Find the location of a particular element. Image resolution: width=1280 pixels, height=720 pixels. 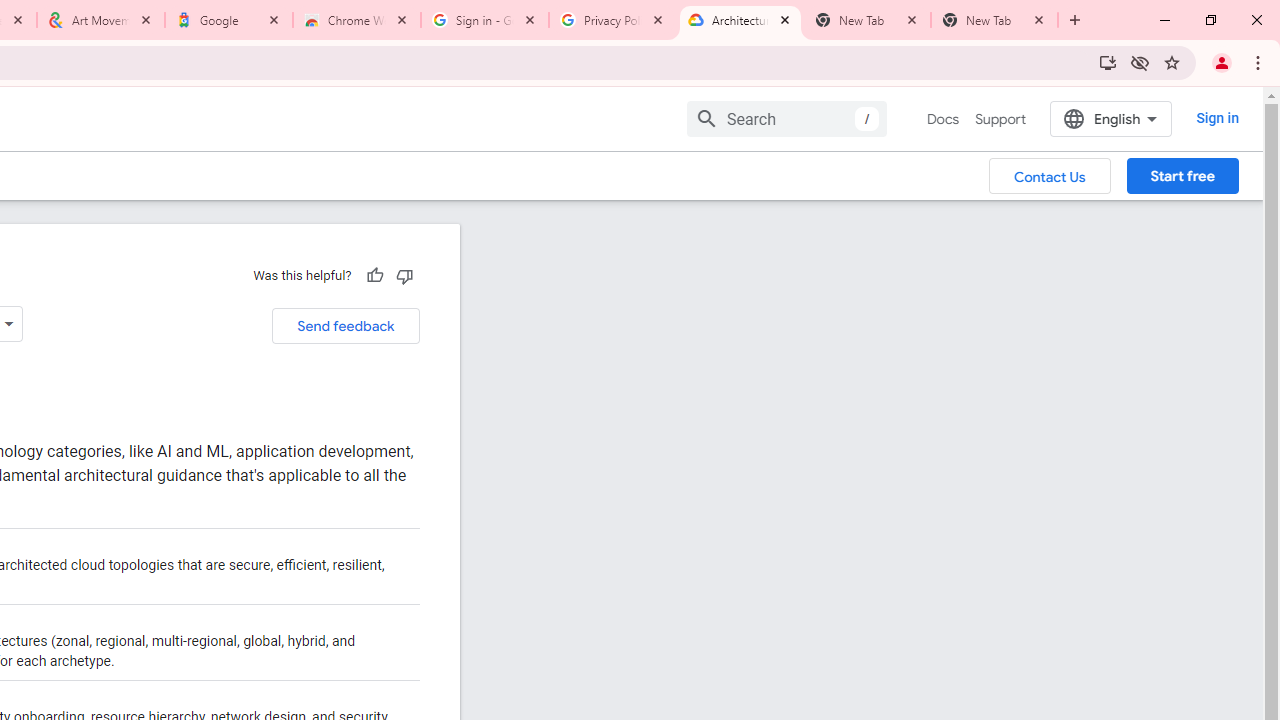

'Helpful' is located at coordinates (374, 275).